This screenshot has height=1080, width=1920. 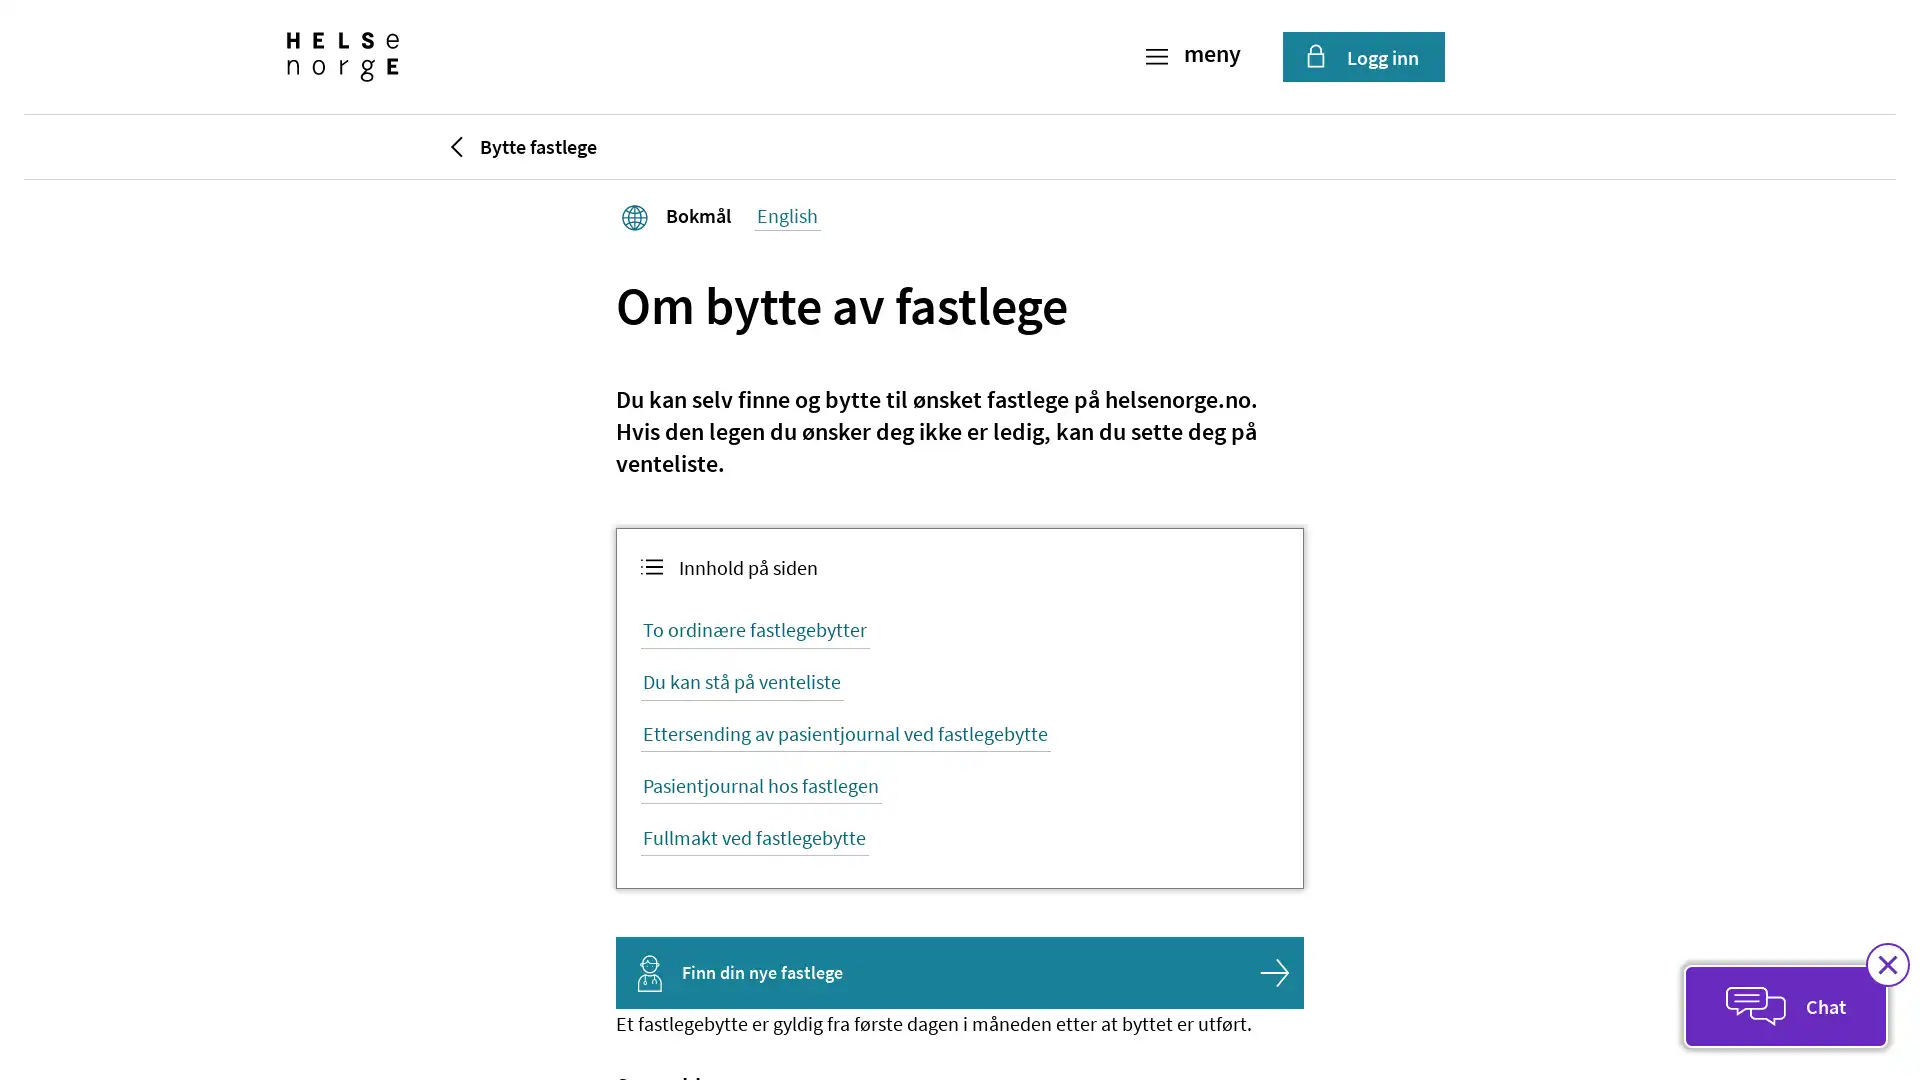 I want to click on meny, so click(x=1195, y=56).